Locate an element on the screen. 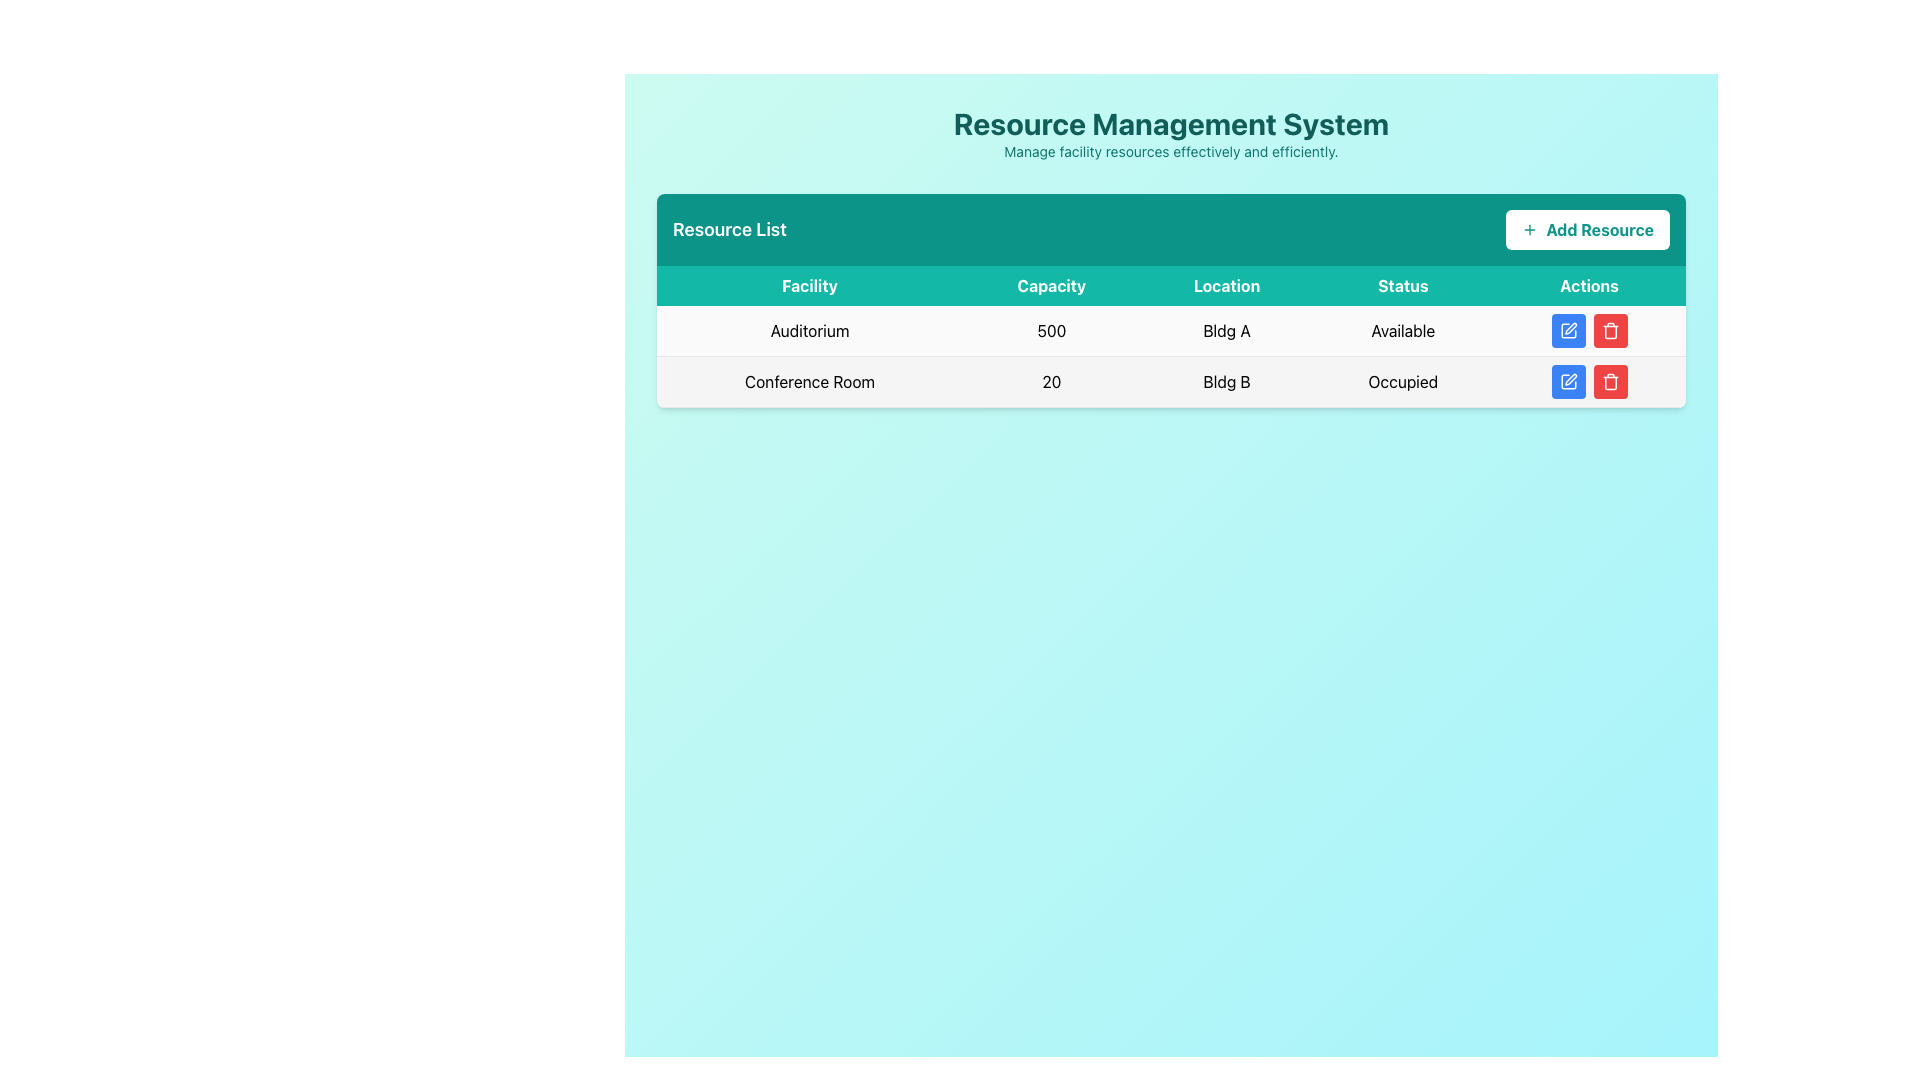 The width and height of the screenshot is (1920, 1080). the 'Capacity' column header in the table, which displays bold white text on a teal background and is positioned between 'Facility' and 'Location' is located at coordinates (1050, 285).